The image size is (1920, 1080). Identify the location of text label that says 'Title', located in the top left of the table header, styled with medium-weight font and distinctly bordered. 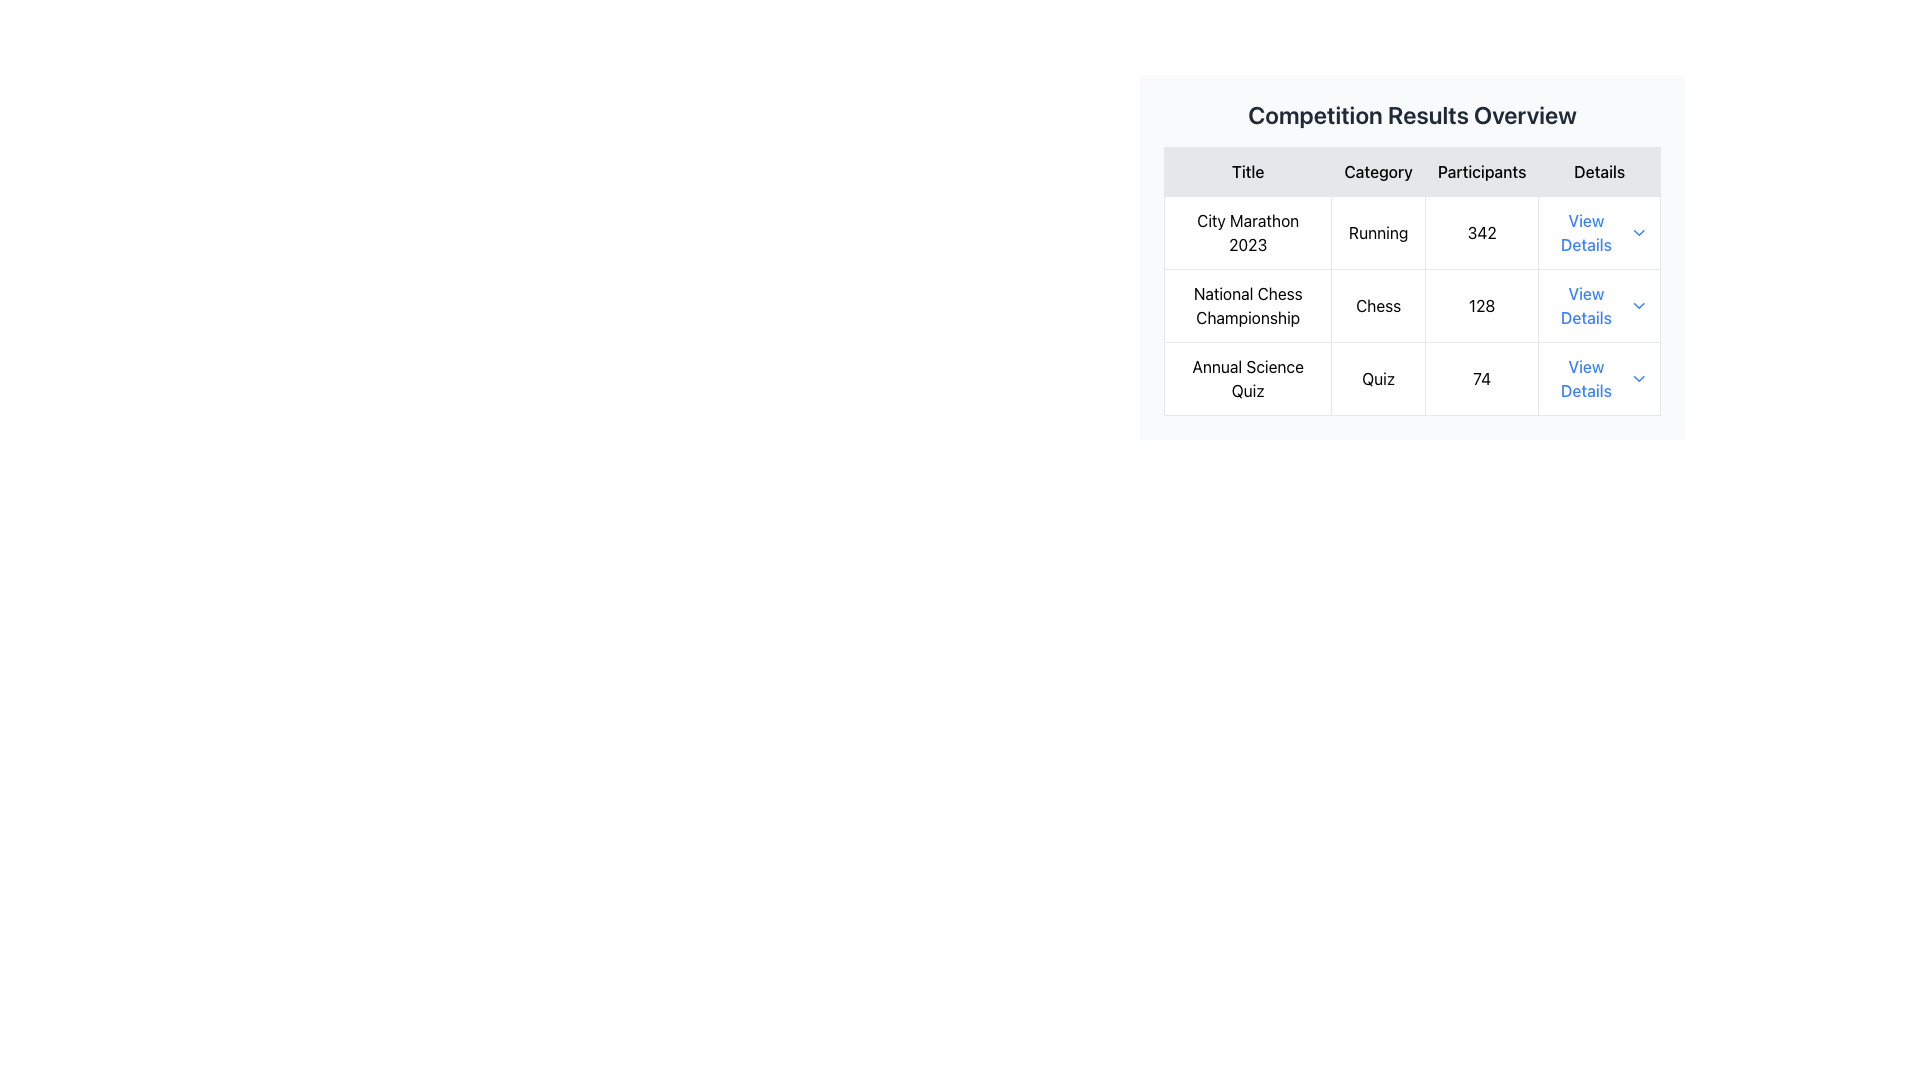
(1247, 171).